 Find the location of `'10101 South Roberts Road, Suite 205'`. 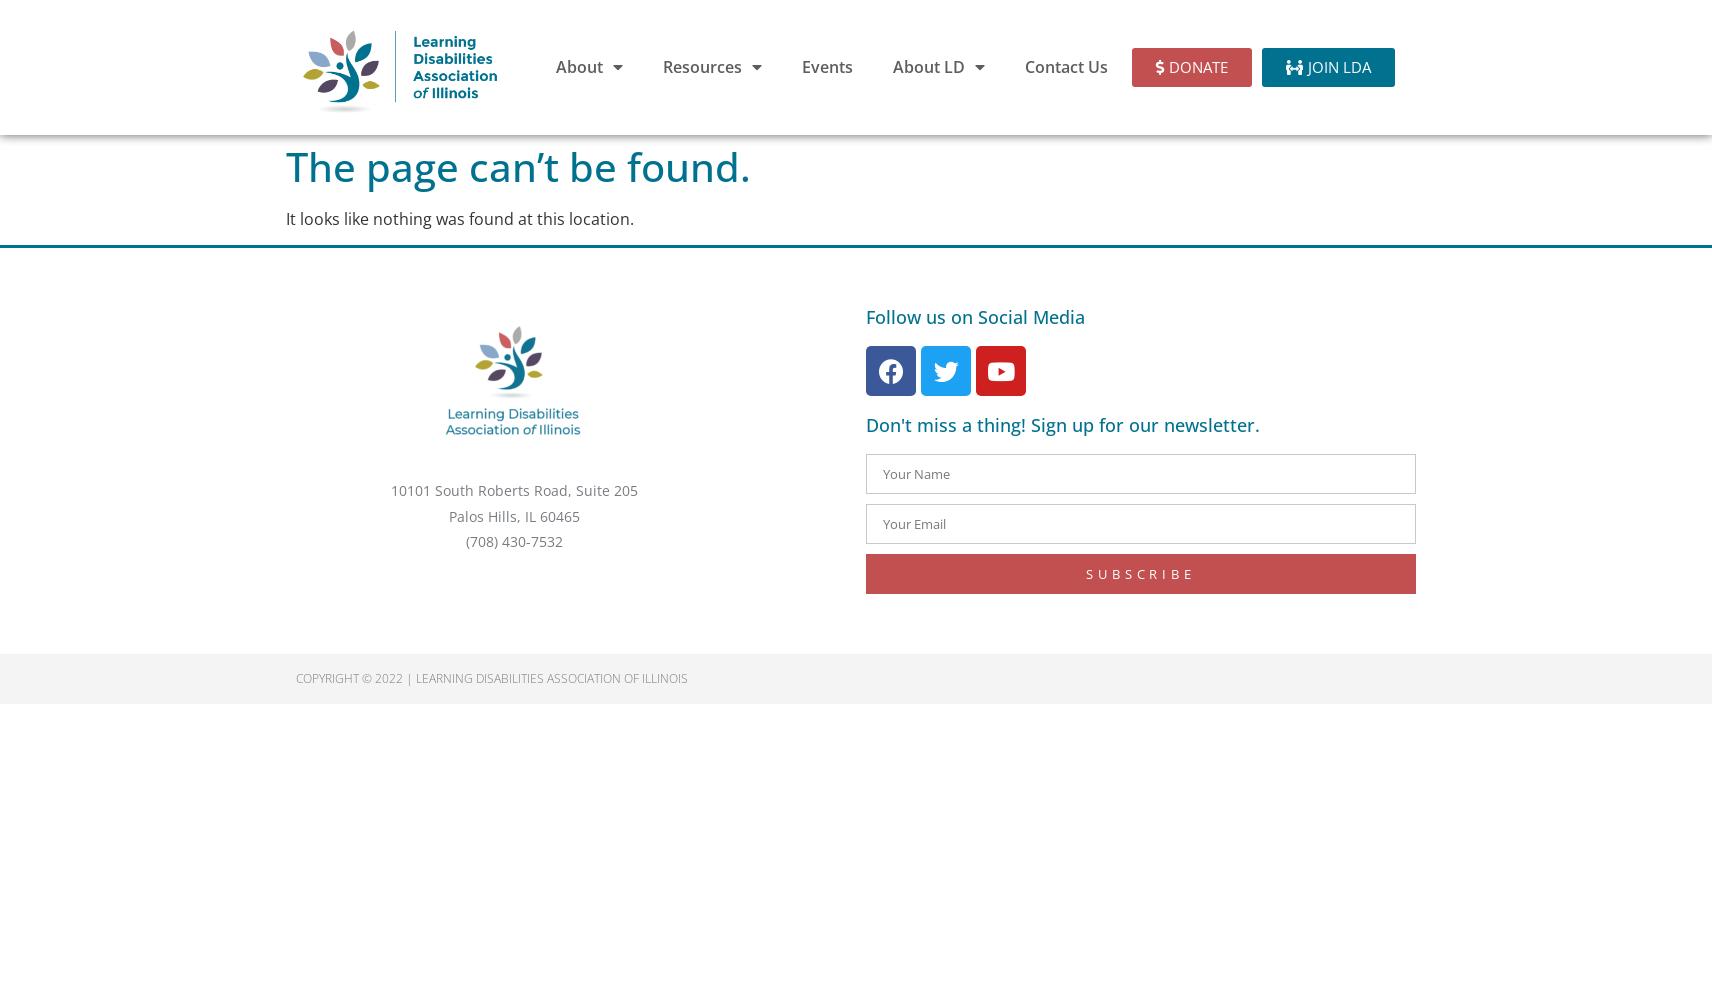

'10101 South Roberts Road, Suite 205' is located at coordinates (512, 489).